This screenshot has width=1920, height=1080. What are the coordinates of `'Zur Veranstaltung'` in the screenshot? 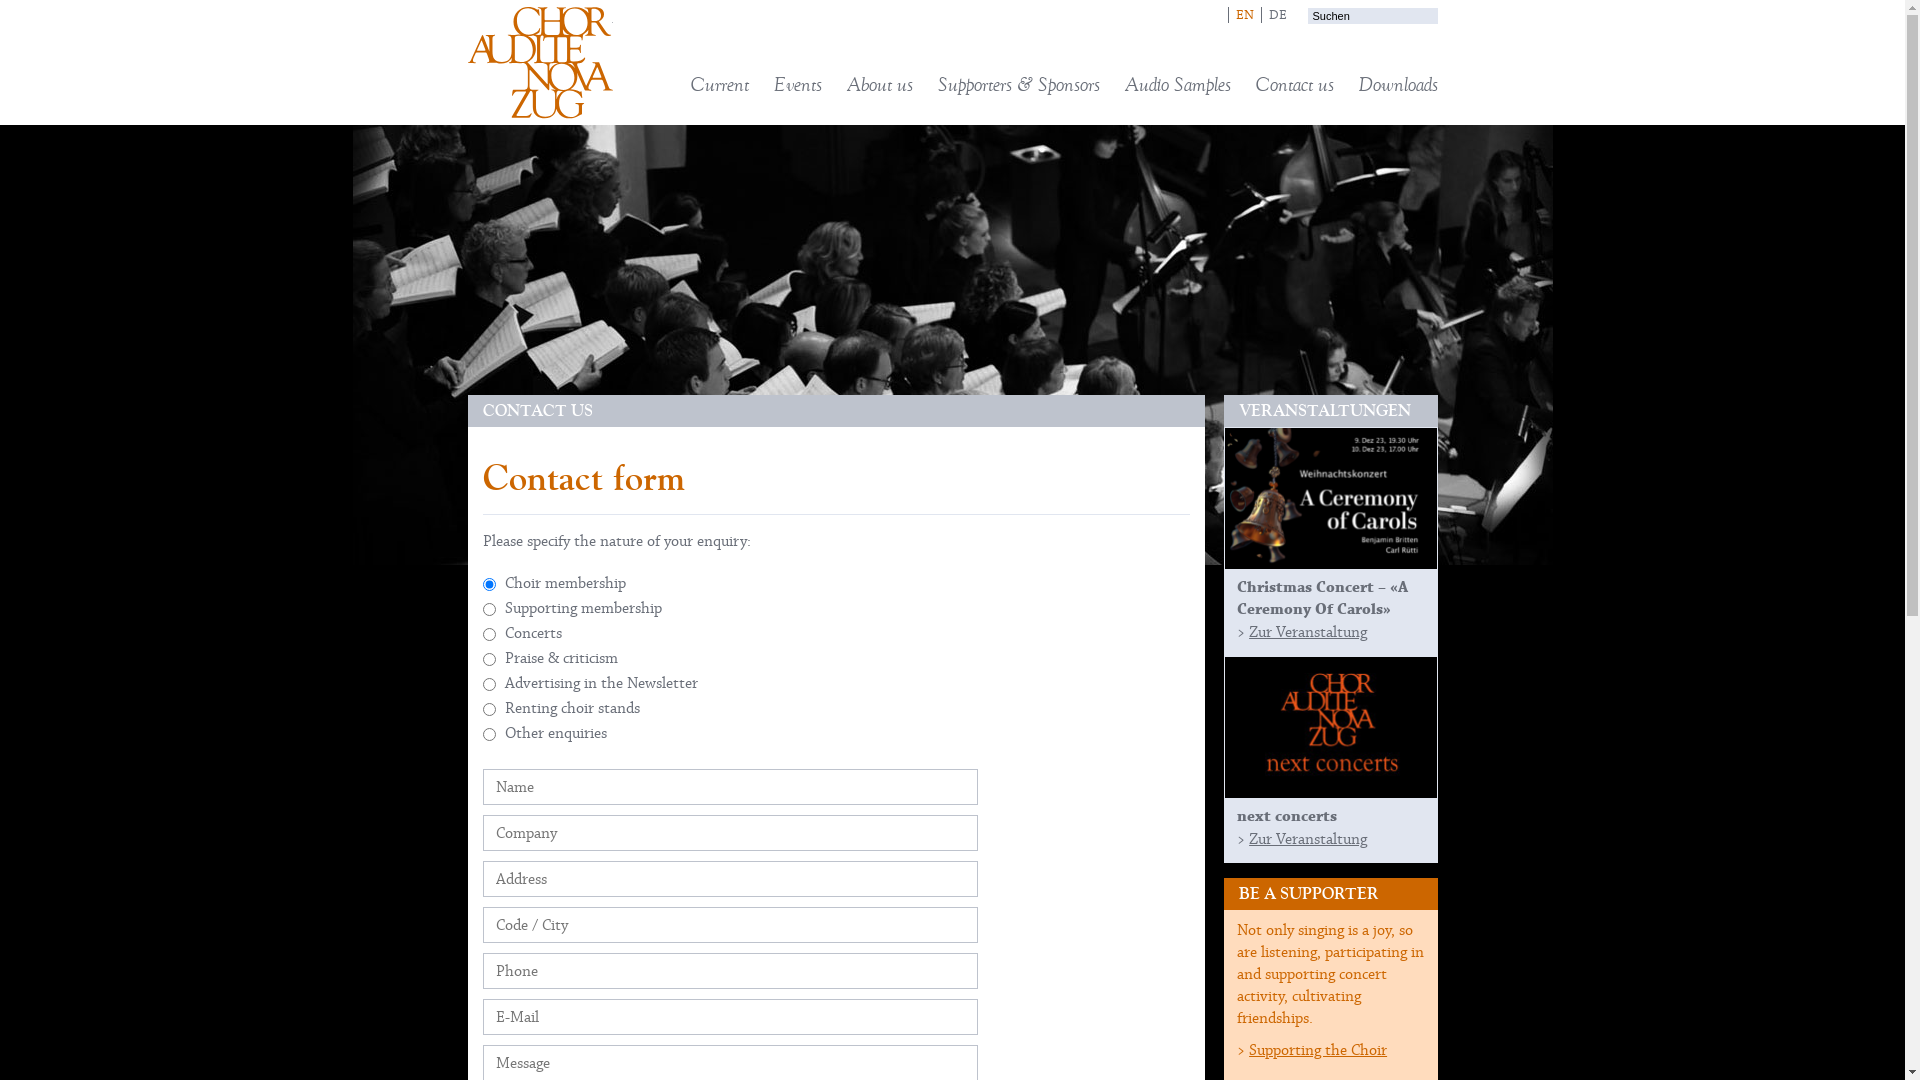 It's located at (1308, 839).